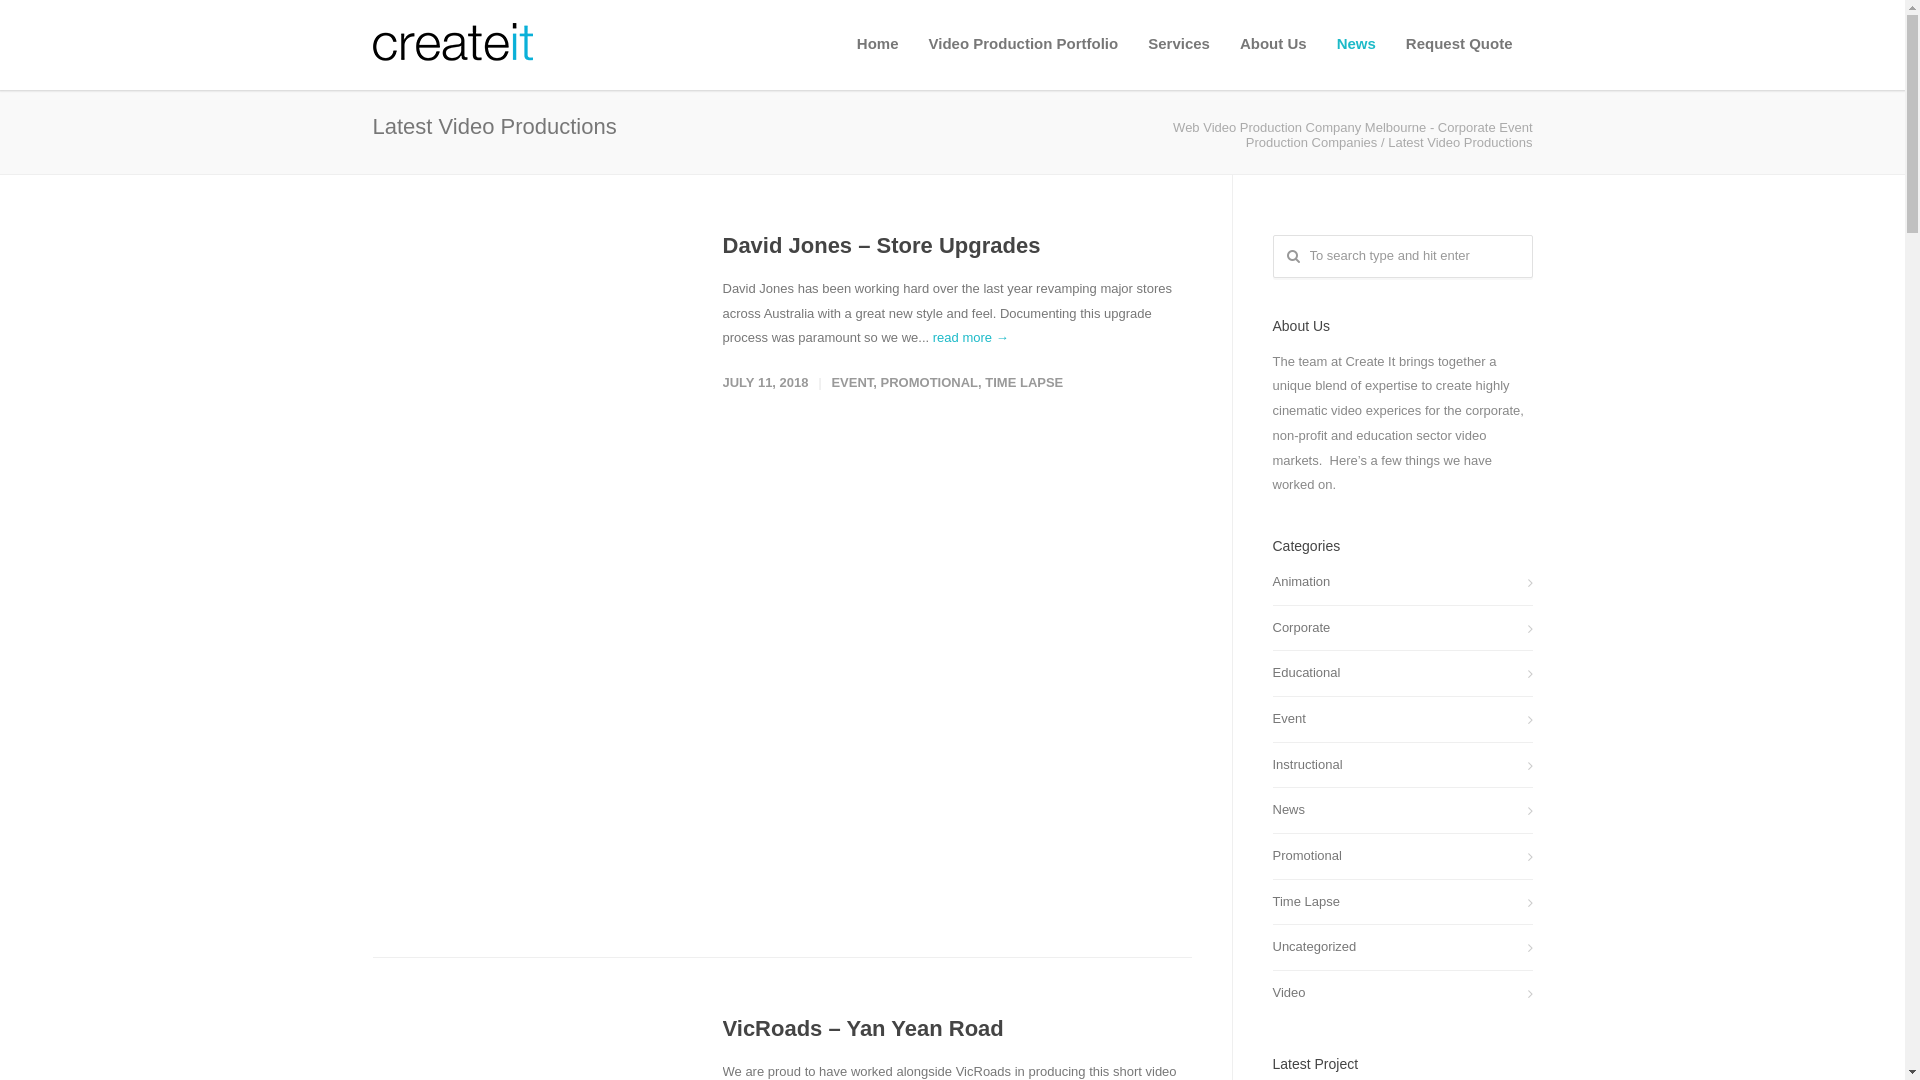  What do you see at coordinates (1179, 43) in the screenshot?
I see `'Services'` at bounding box center [1179, 43].